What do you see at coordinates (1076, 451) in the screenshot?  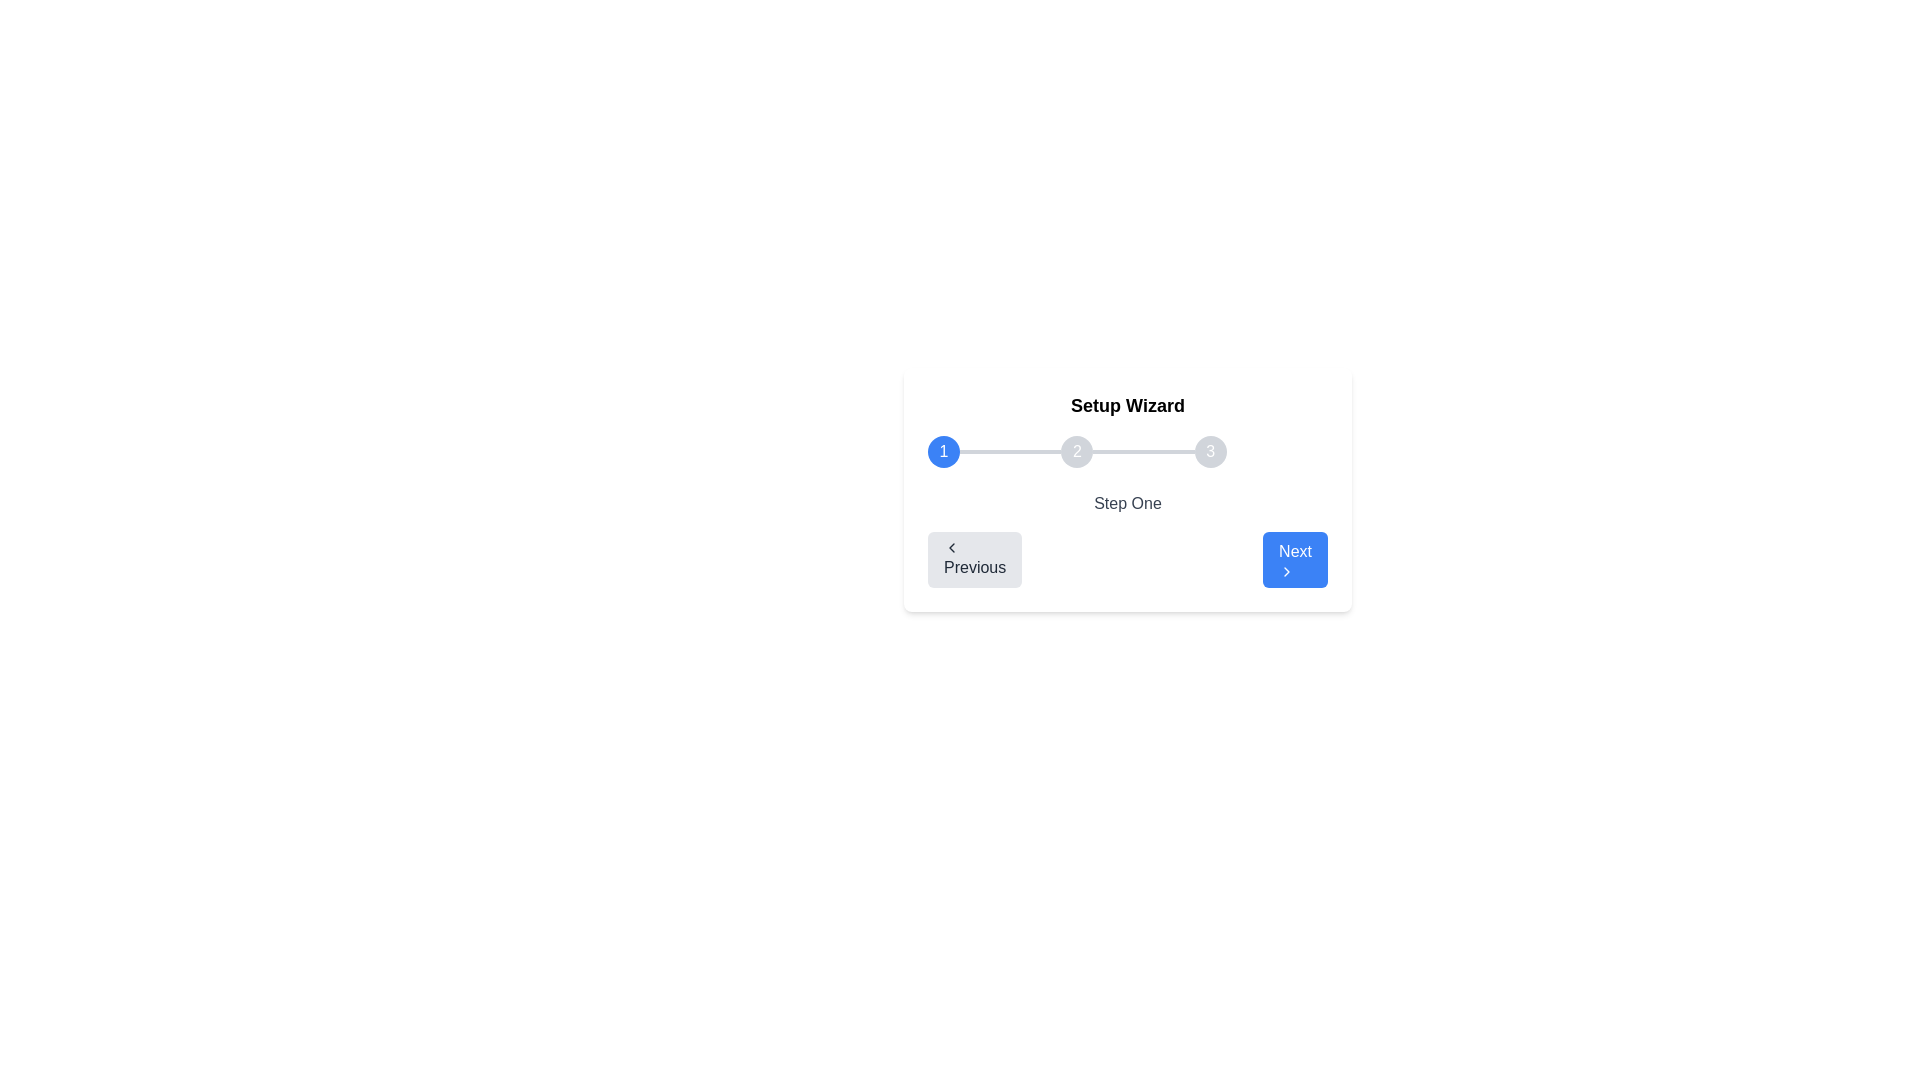 I see `the second step indicator in the progress tracker bar, which visually represents the second step in a multi-step process` at bounding box center [1076, 451].